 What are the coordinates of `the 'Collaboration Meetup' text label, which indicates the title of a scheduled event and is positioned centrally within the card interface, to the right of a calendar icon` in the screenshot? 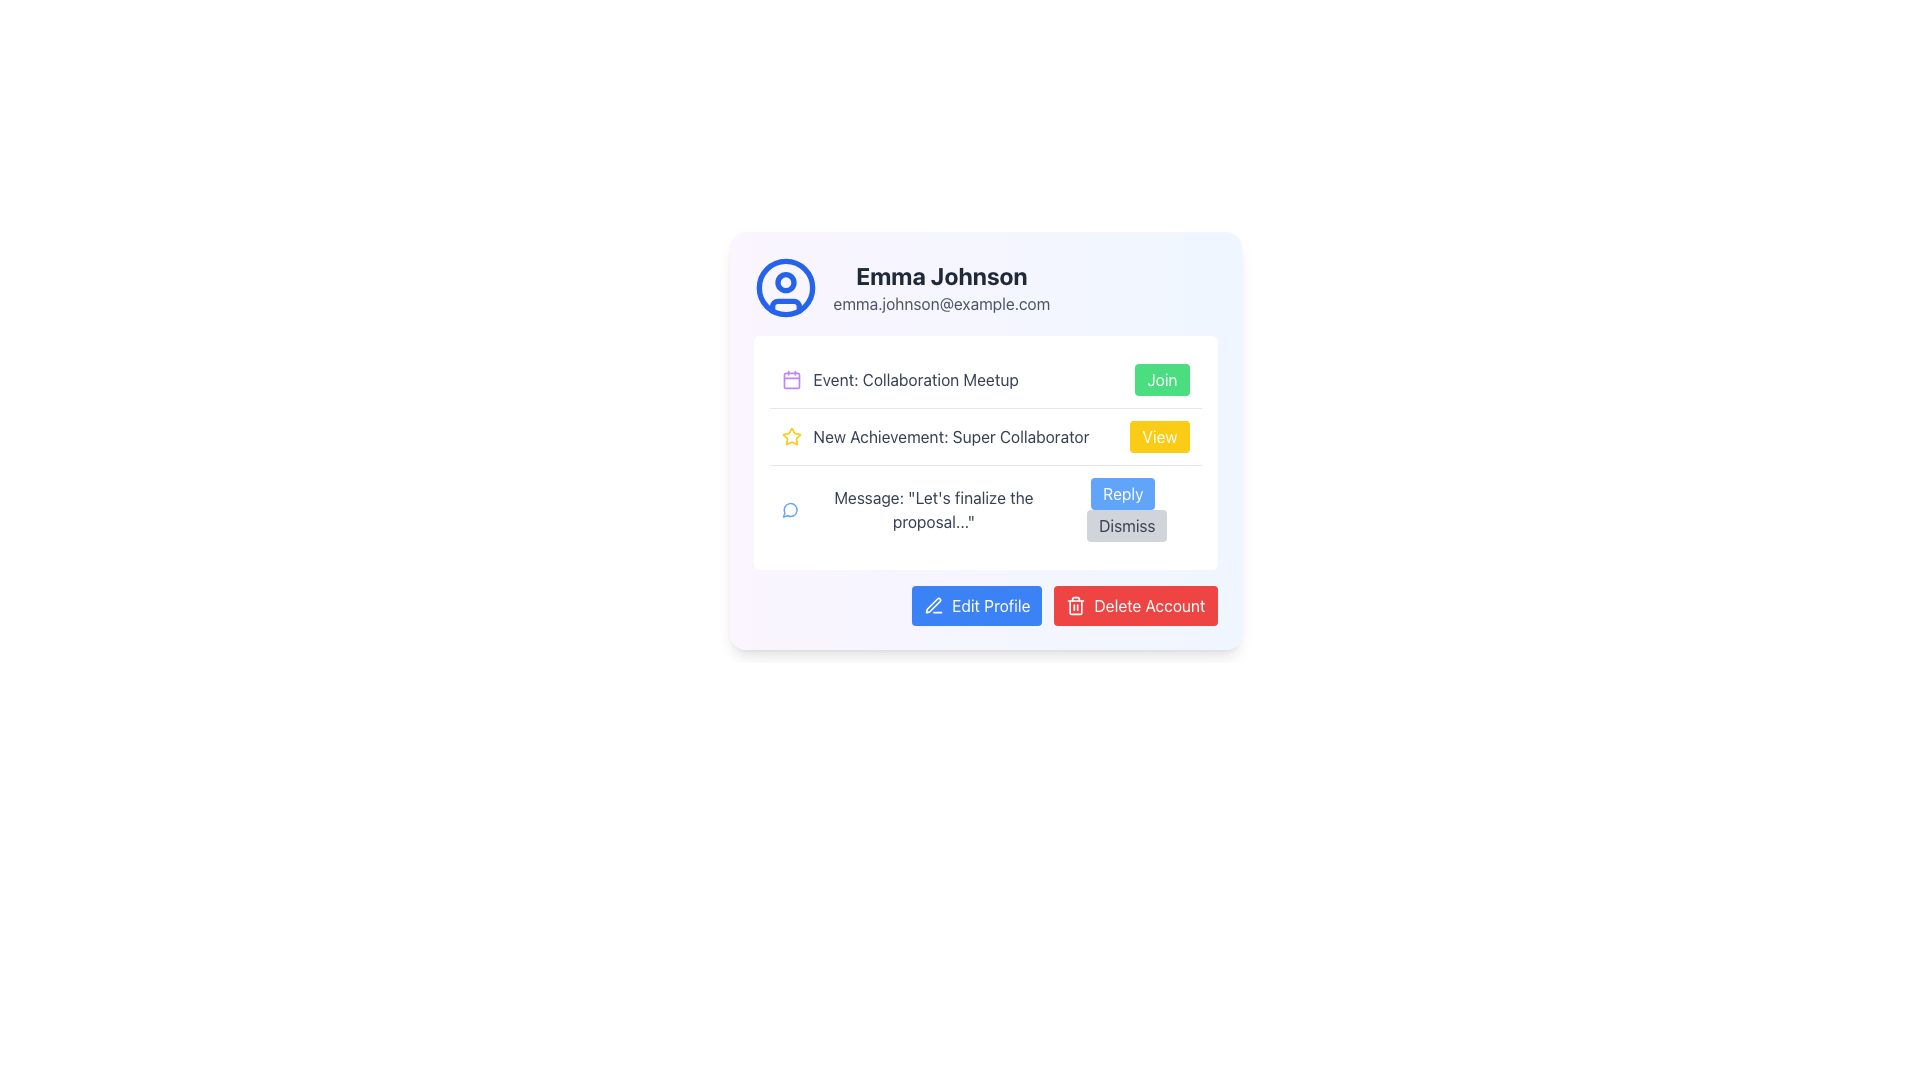 It's located at (915, 380).